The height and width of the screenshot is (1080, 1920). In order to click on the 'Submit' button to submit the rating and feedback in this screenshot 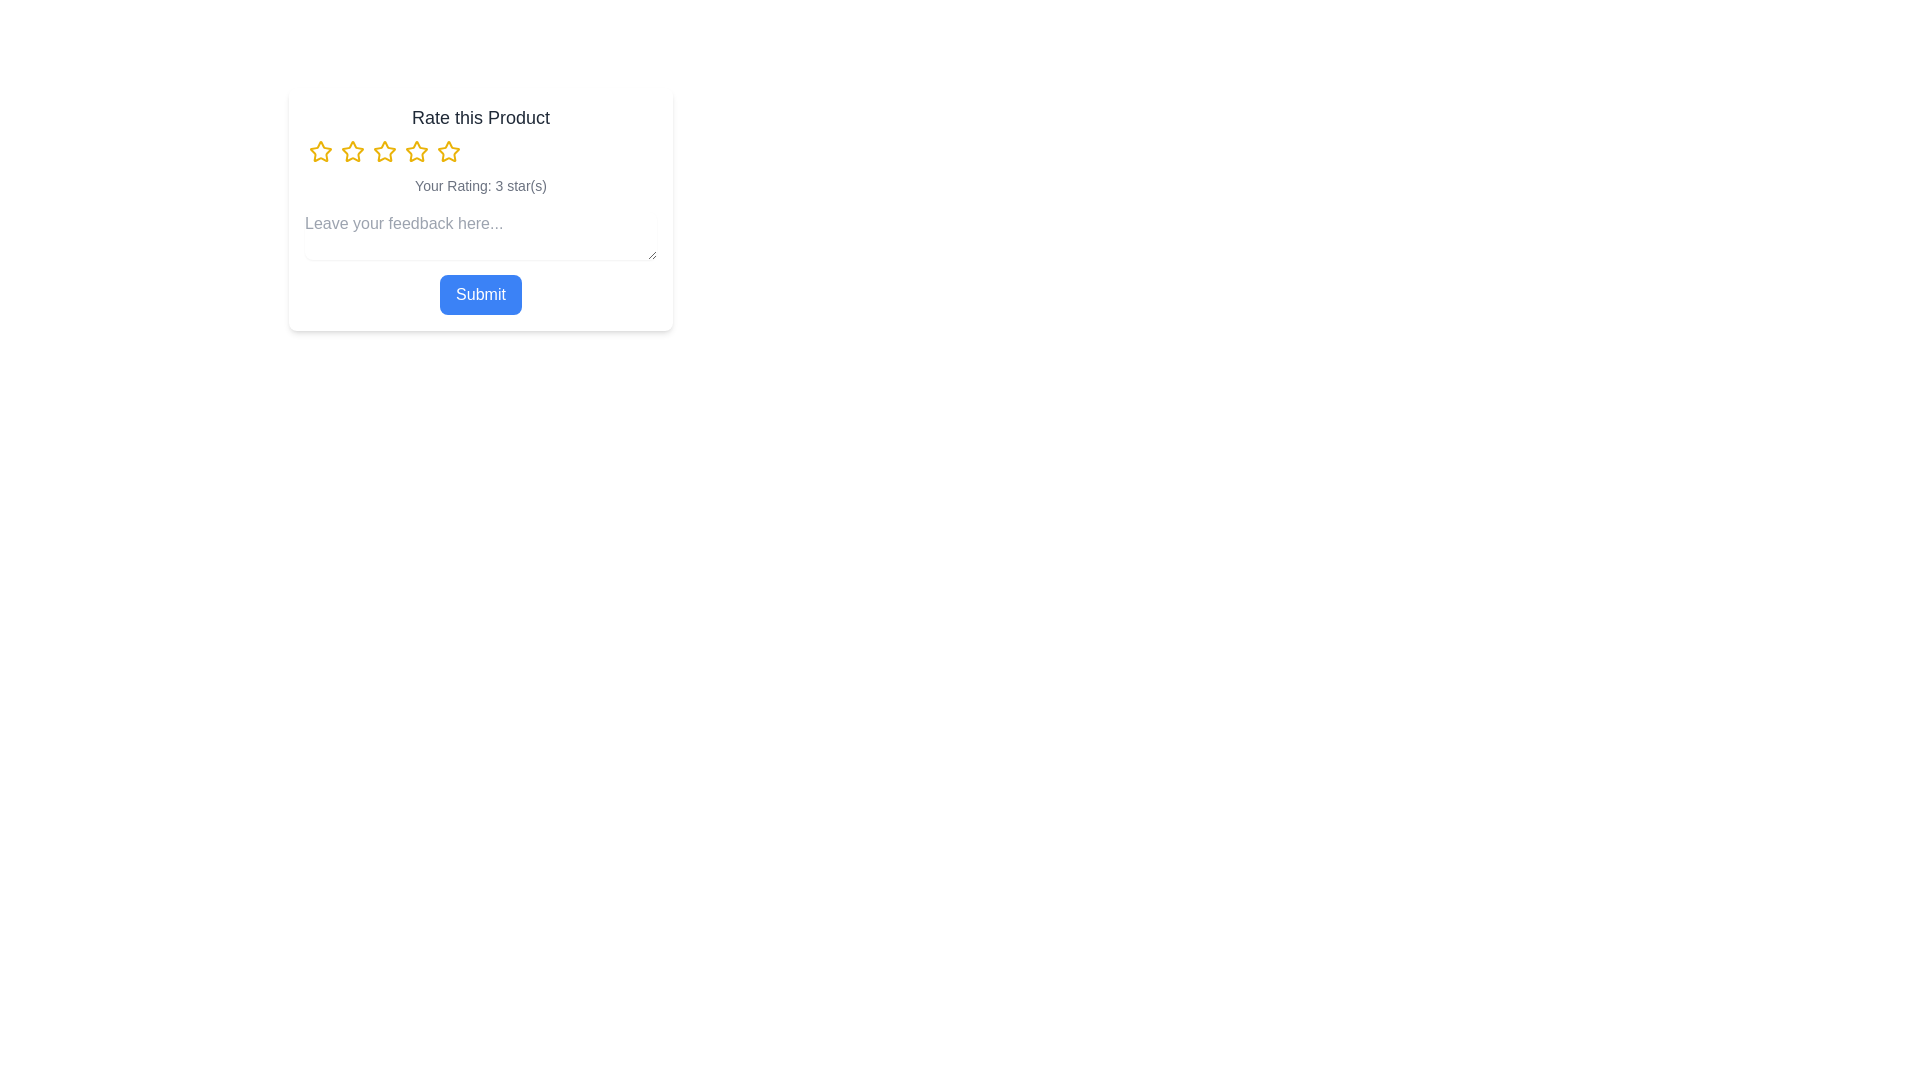, I will do `click(480, 294)`.